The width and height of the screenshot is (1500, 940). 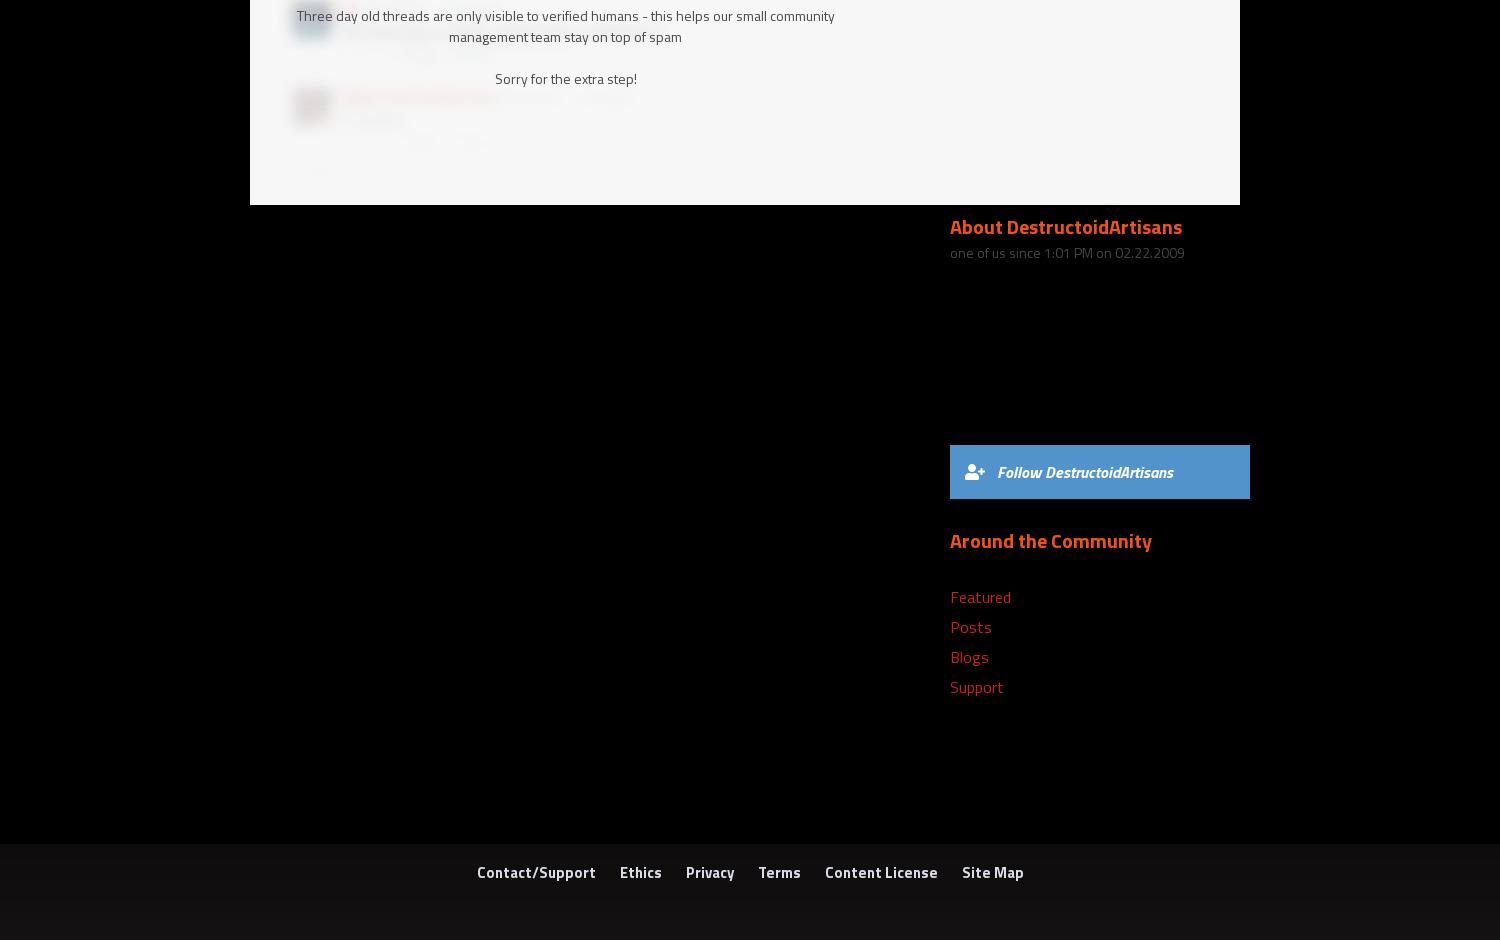 What do you see at coordinates (1051, 538) in the screenshot?
I see `'Around the Community'` at bounding box center [1051, 538].